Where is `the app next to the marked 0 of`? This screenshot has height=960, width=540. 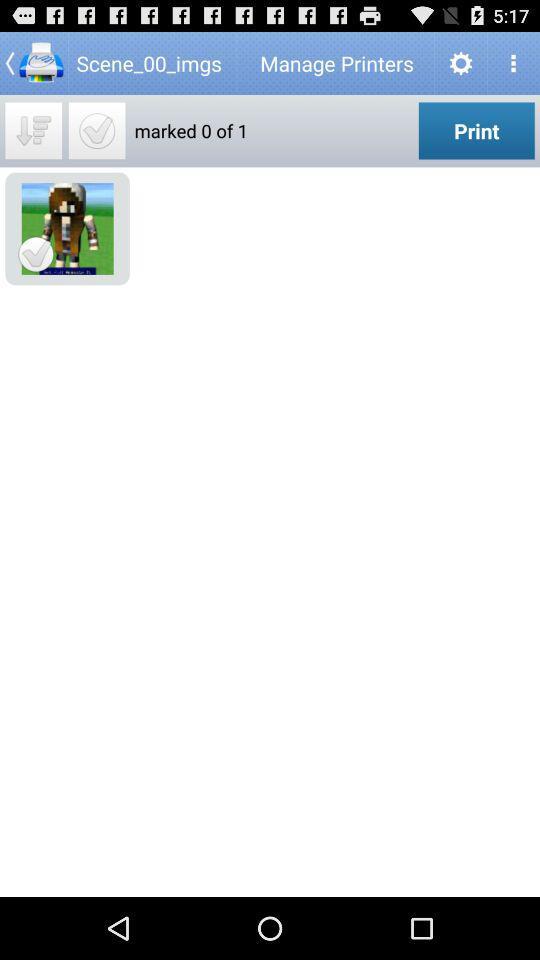 the app next to the marked 0 of is located at coordinates (96, 129).